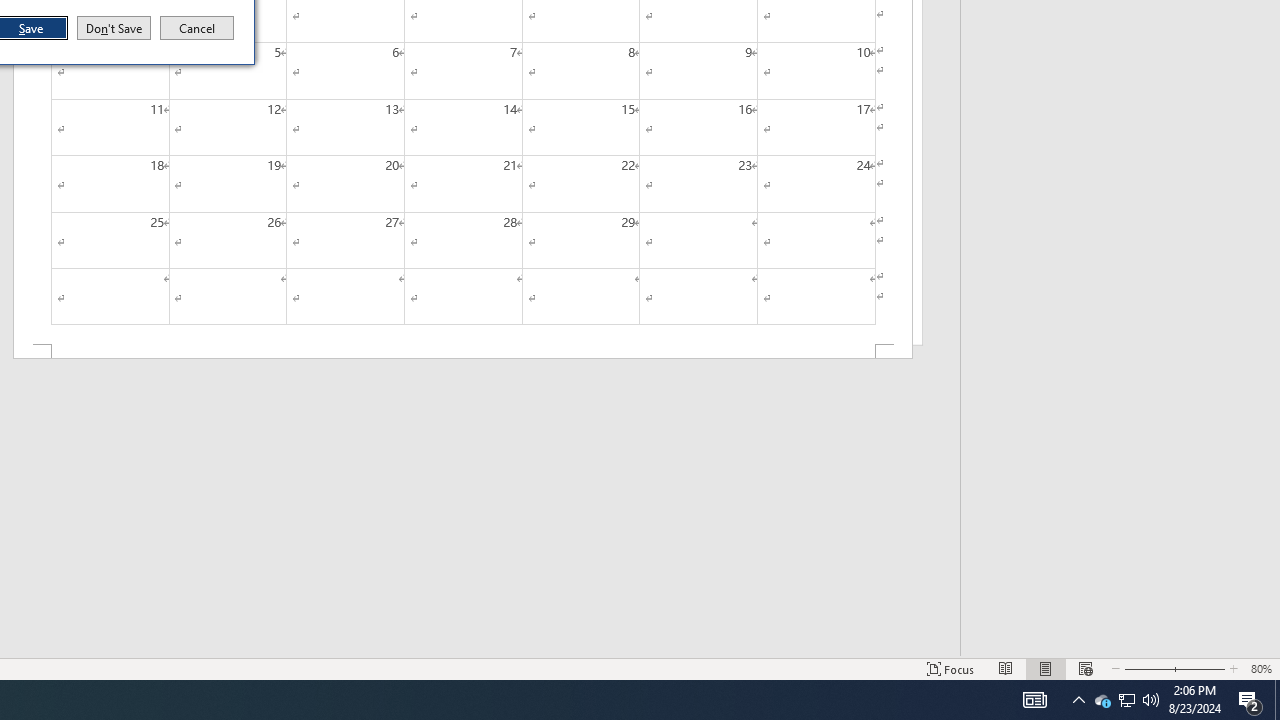  Describe the element at coordinates (197, 28) in the screenshot. I see `'Cancel'` at that location.